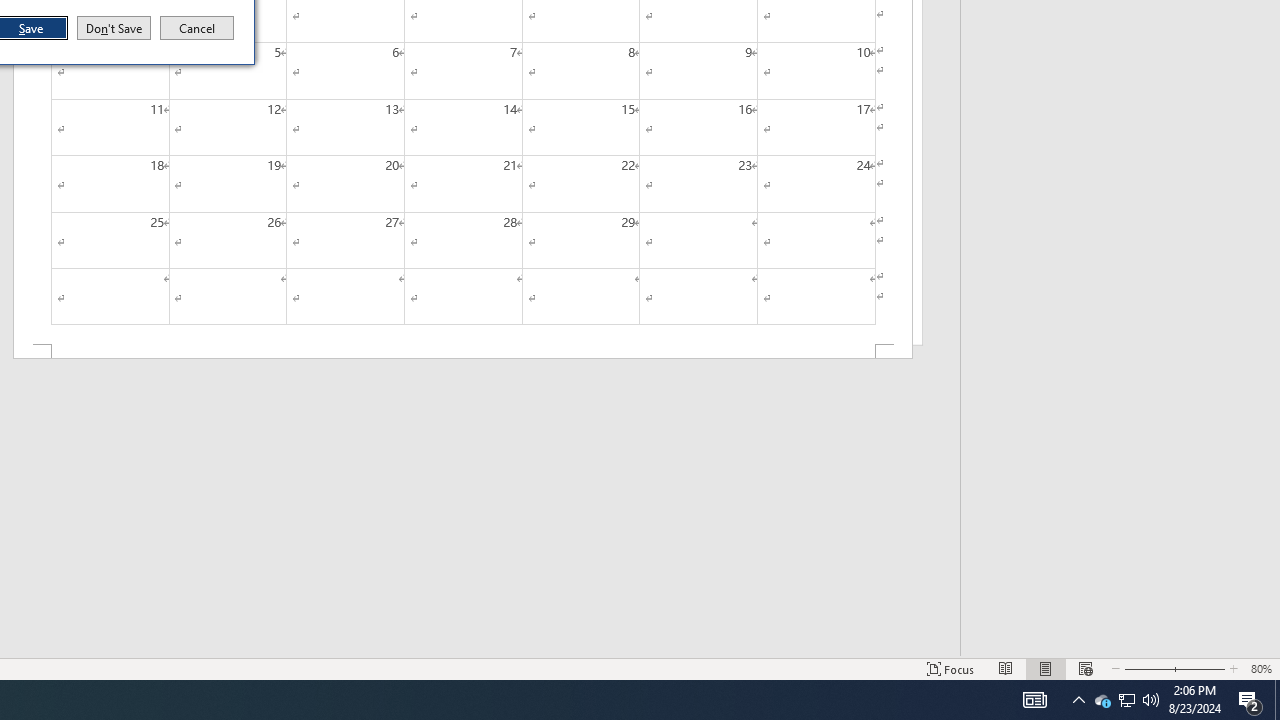  Describe the element at coordinates (197, 28) in the screenshot. I see `'Cancel'` at that location.